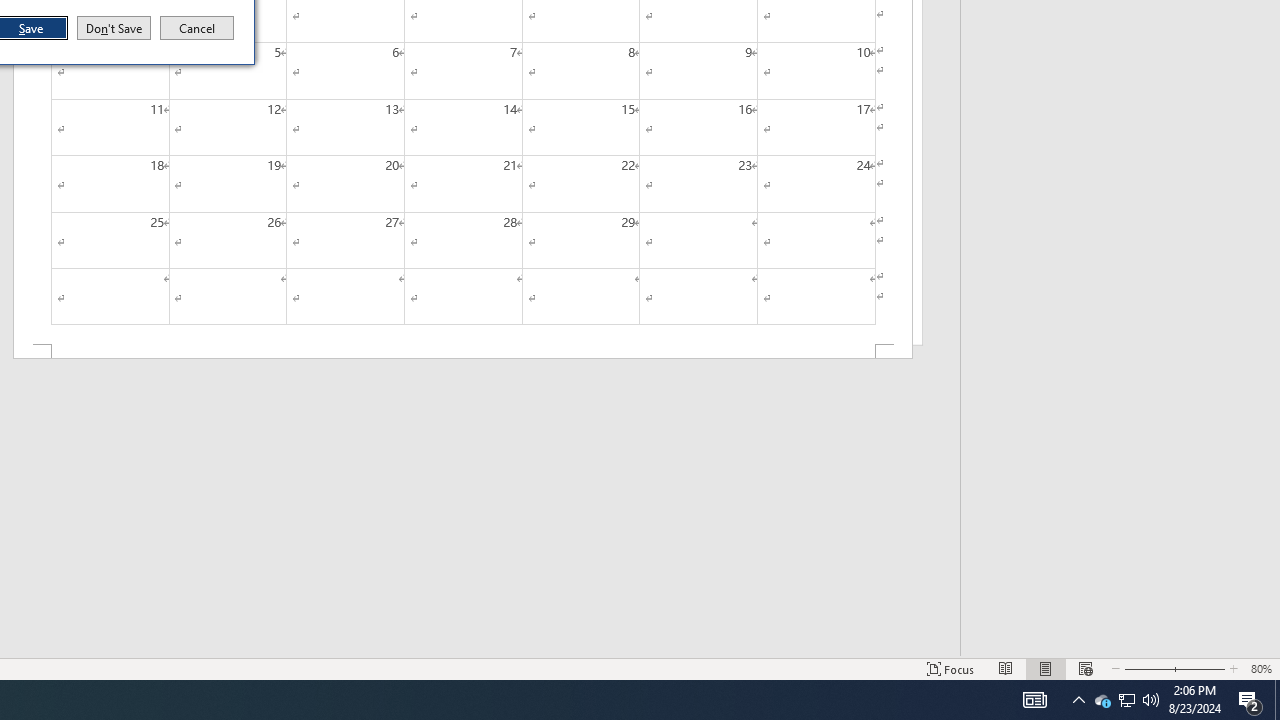  Describe the element at coordinates (197, 28) in the screenshot. I see `'Cancel'` at that location.